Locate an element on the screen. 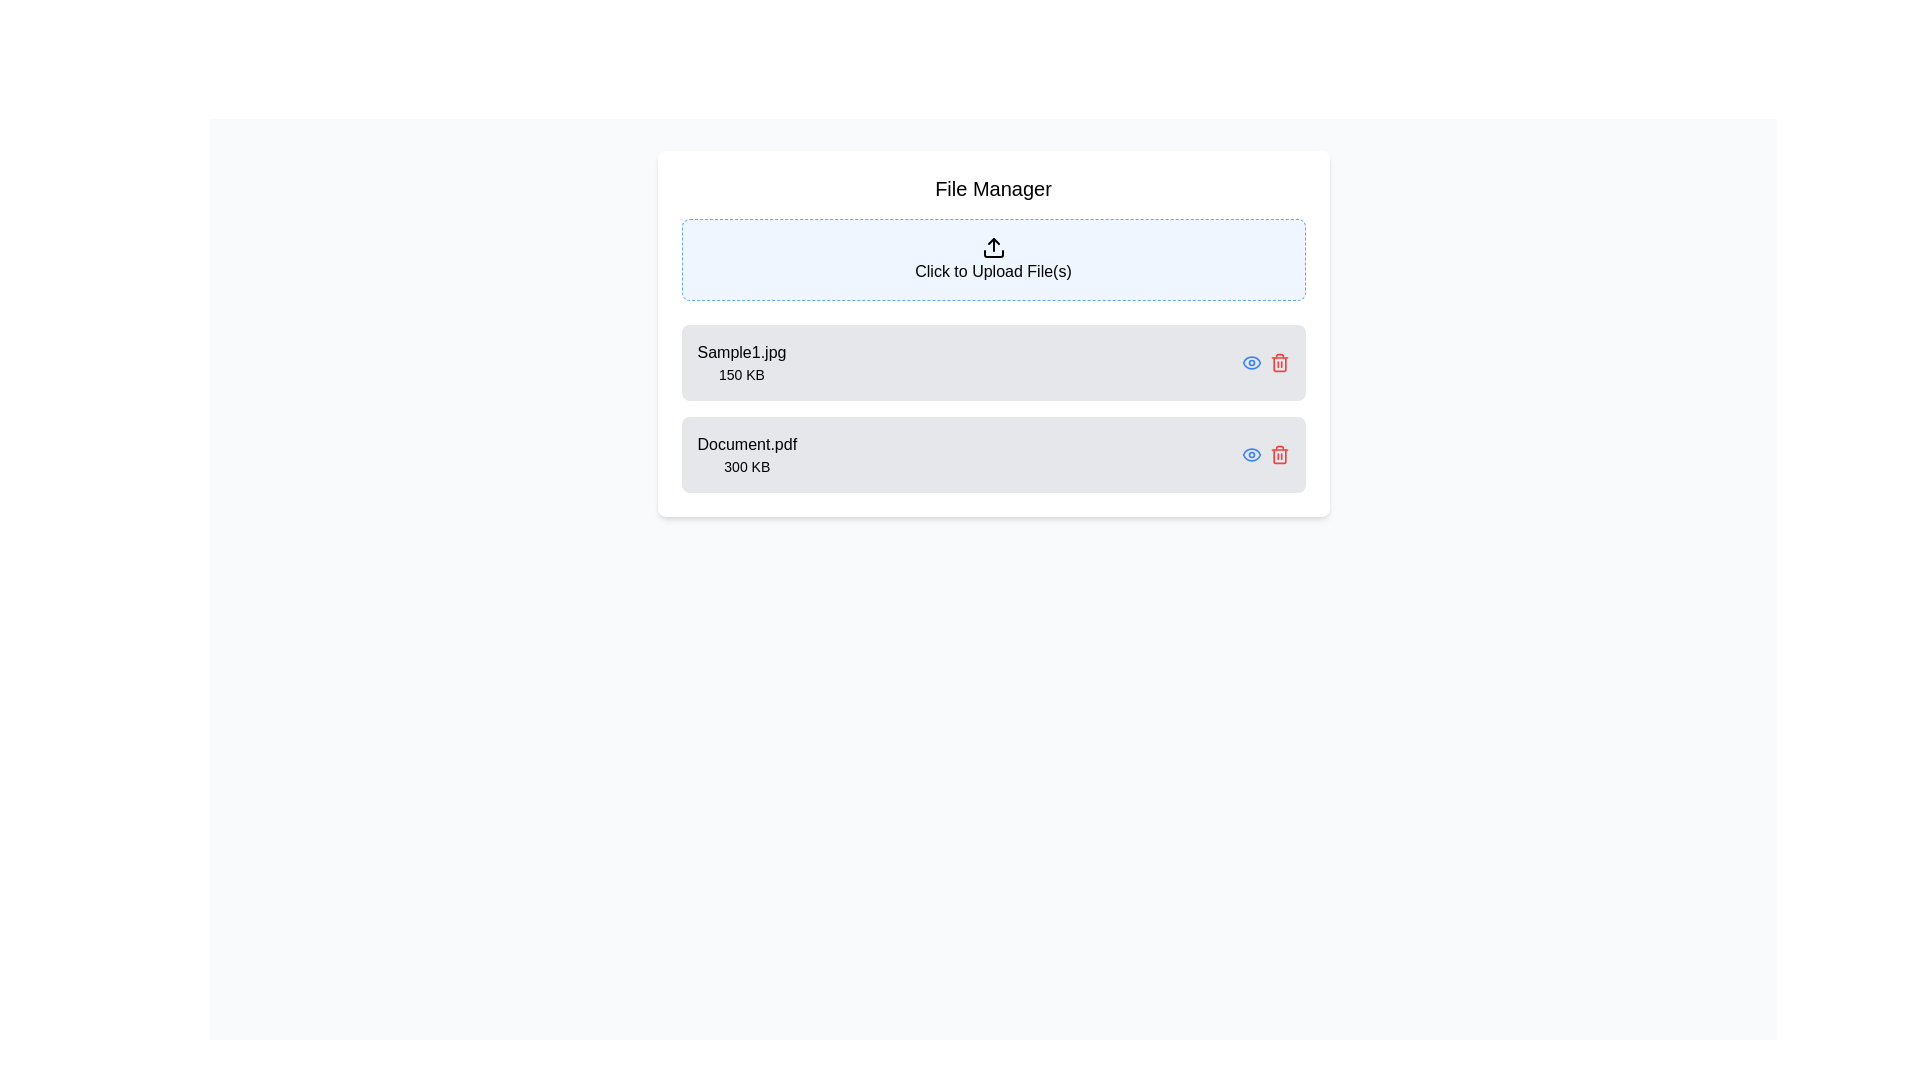  the Upload Indicator icon, which represents the file upload action and is located at the center of the clickable area labeled 'Click to Upload File(s)' is located at coordinates (993, 246).